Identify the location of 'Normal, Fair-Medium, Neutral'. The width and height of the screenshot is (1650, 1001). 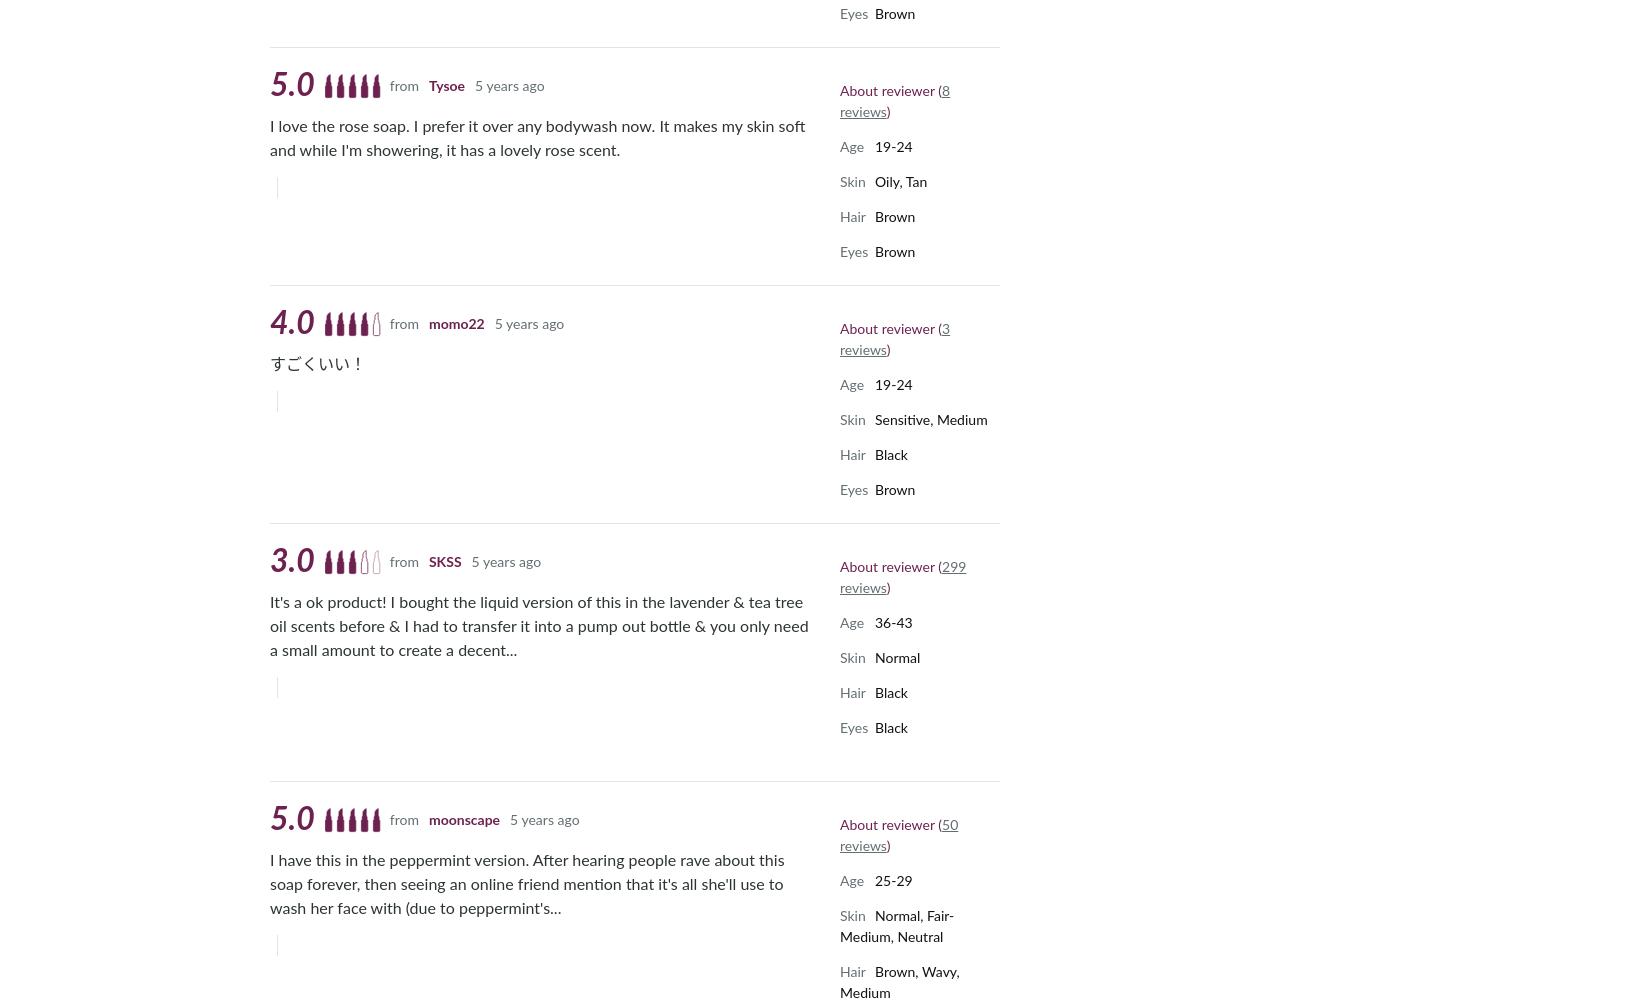
(840, 926).